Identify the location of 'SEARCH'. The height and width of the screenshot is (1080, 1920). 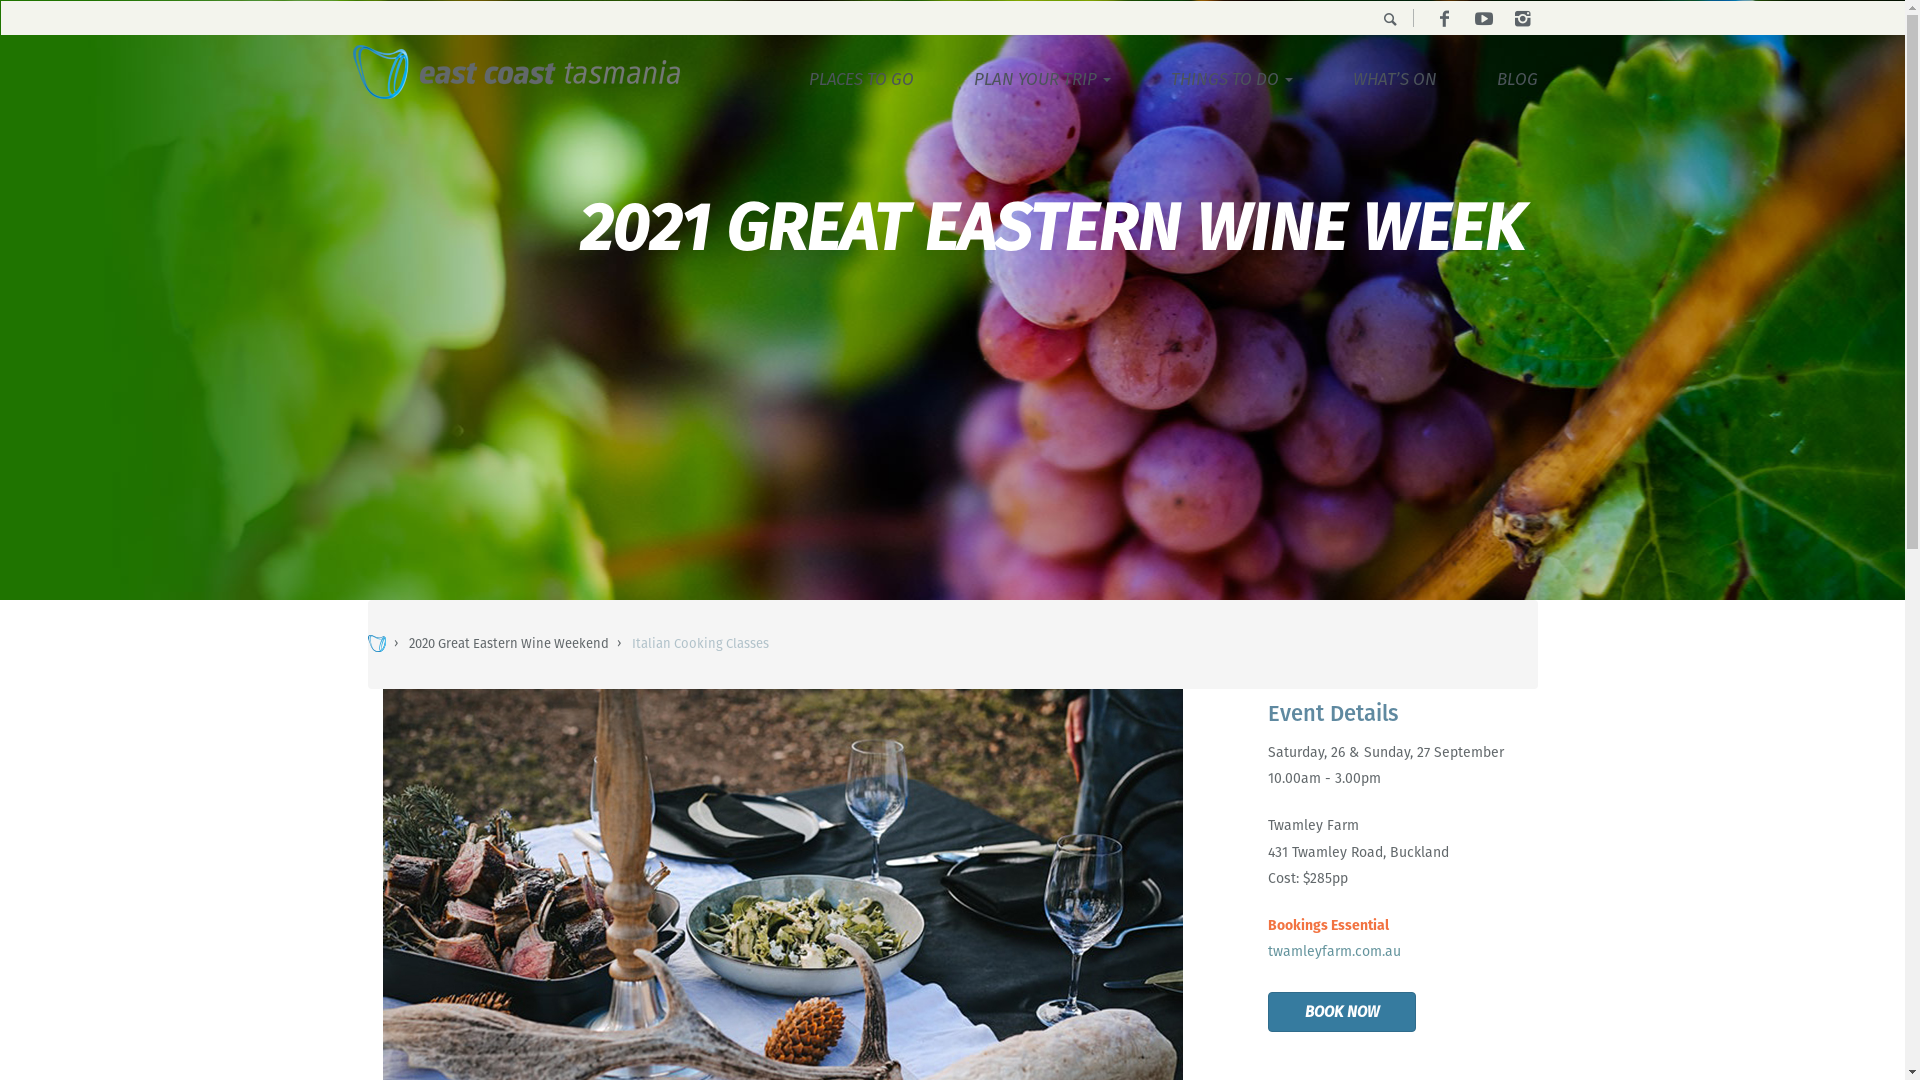
(1367, 19).